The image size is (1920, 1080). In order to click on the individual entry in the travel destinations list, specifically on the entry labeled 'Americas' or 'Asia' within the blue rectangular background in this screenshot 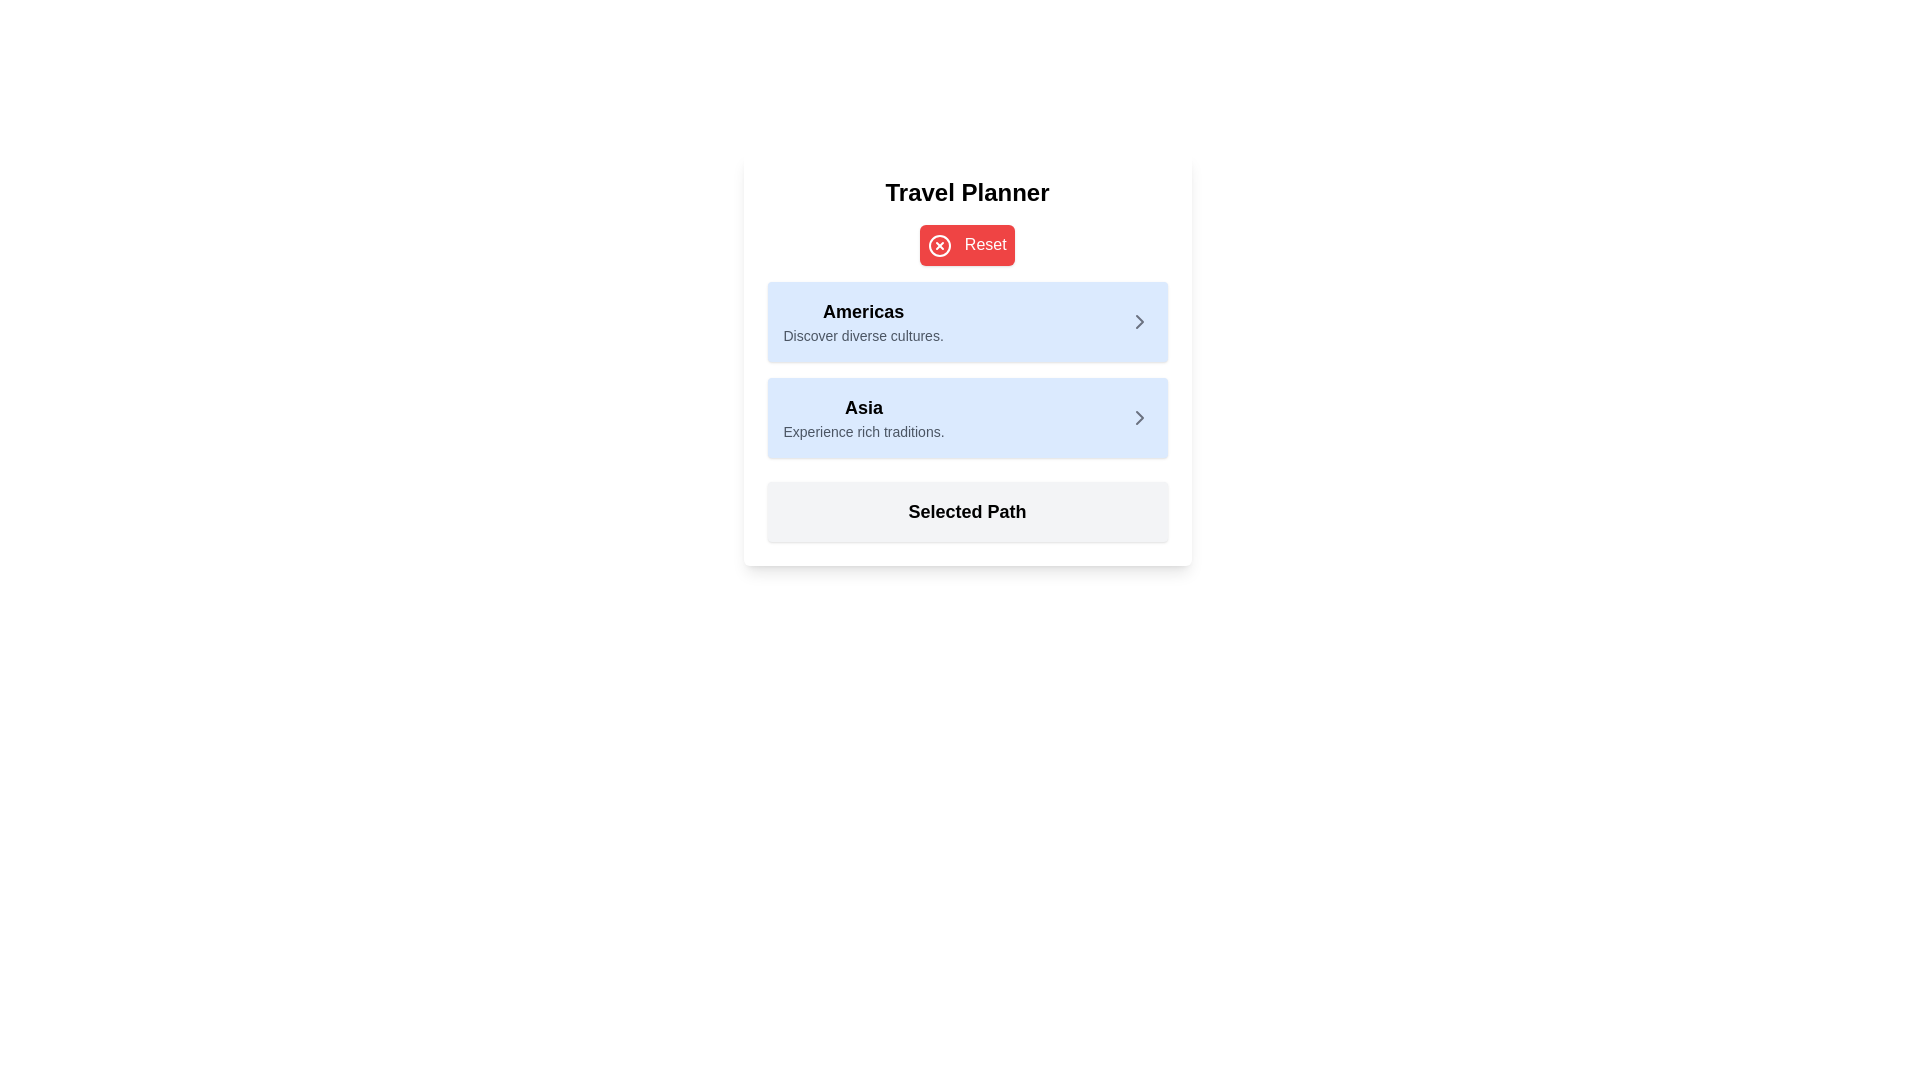, I will do `click(967, 369)`.